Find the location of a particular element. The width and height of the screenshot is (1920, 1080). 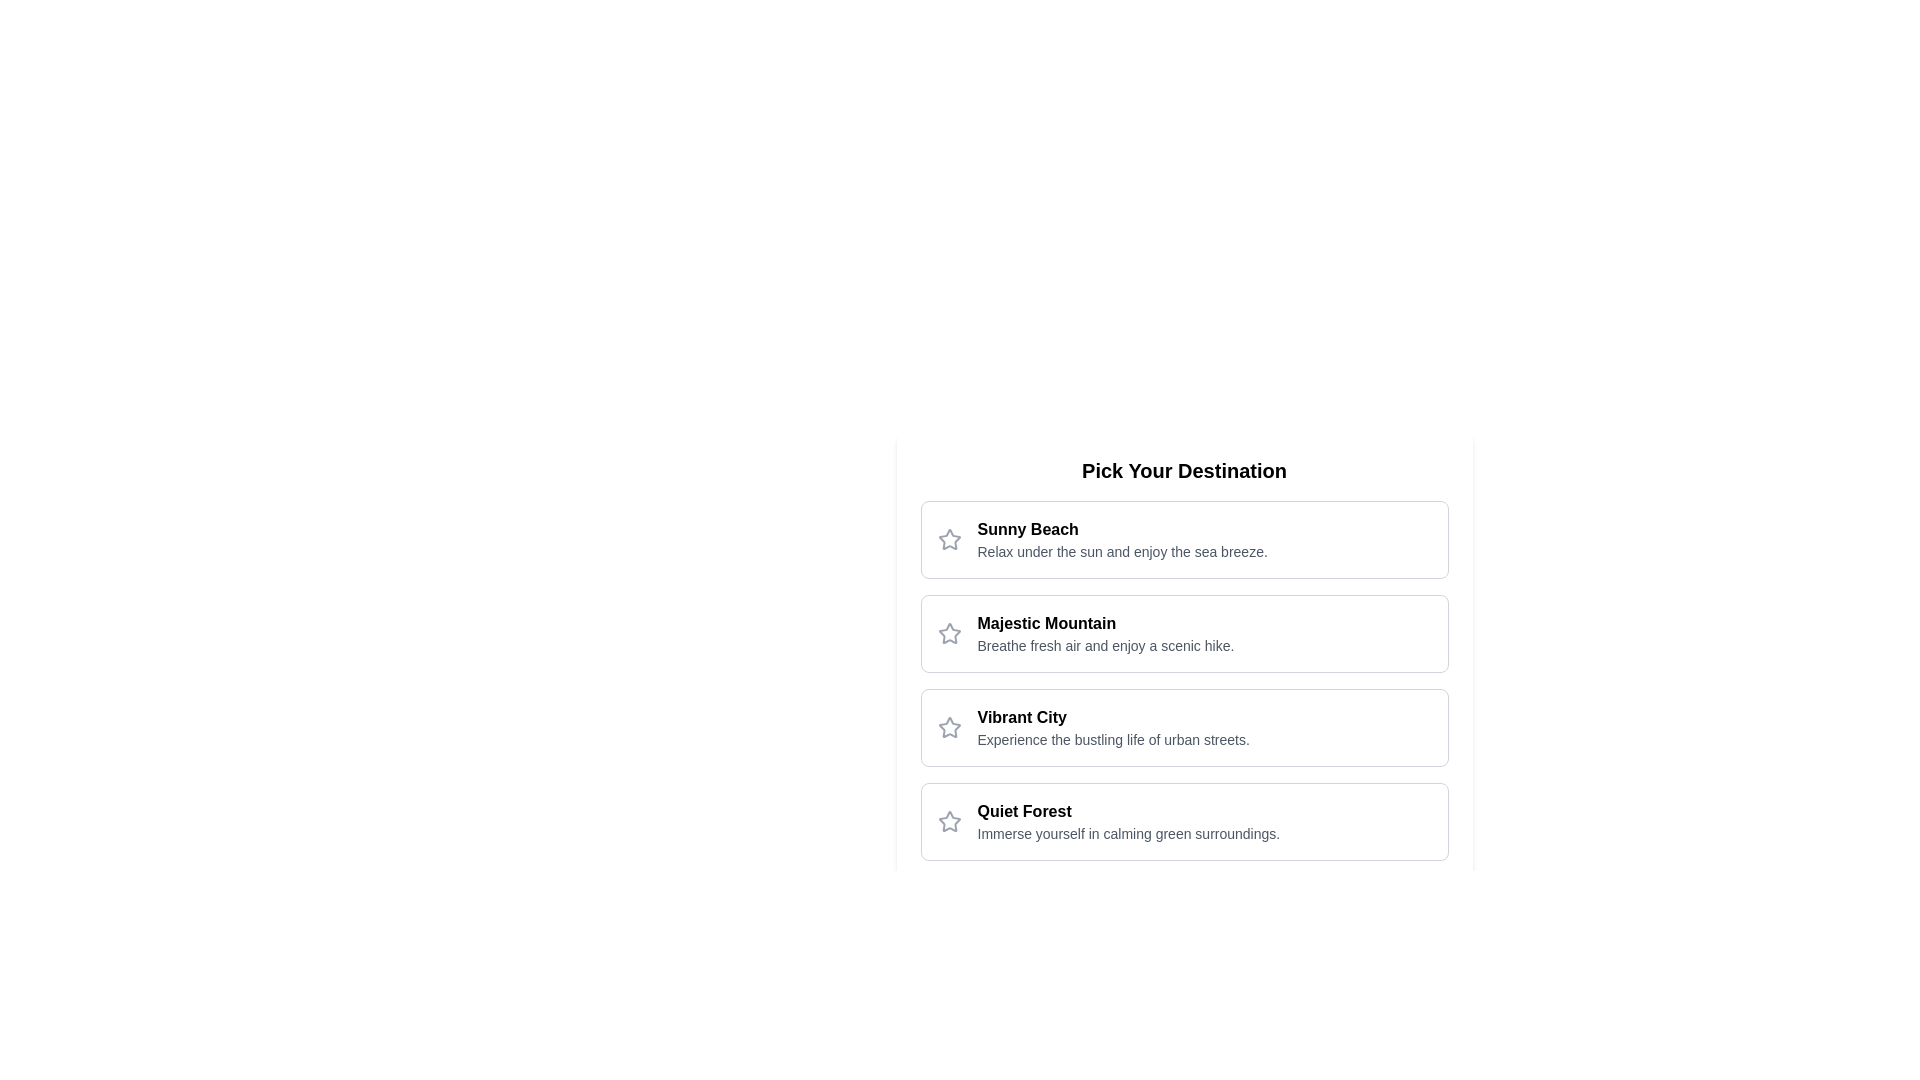

the interactive list item labeled 'Pick Your Destination', specifically the second option 'Majestic Mountain' is located at coordinates (1184, 659).